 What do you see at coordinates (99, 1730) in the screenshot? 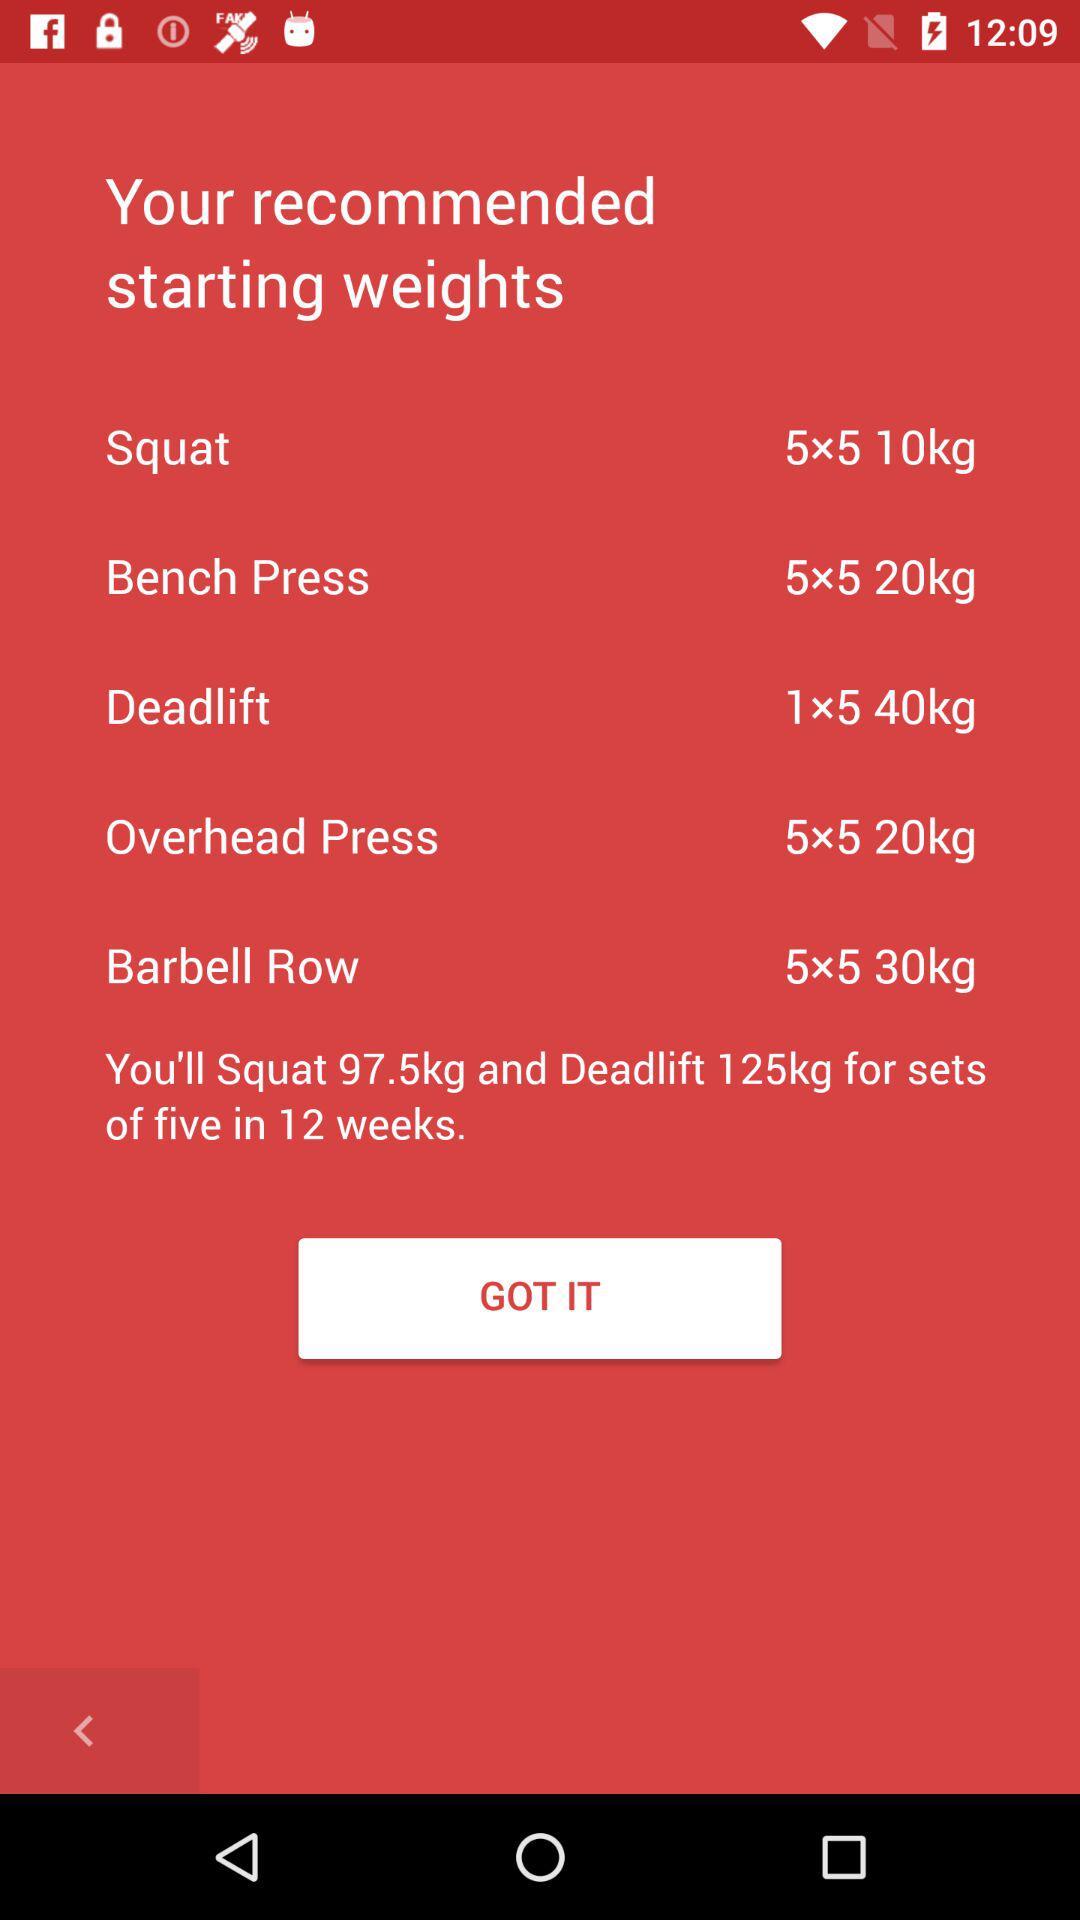
I see `icon at the bottom left corner` at bounding box center [99, 1730].